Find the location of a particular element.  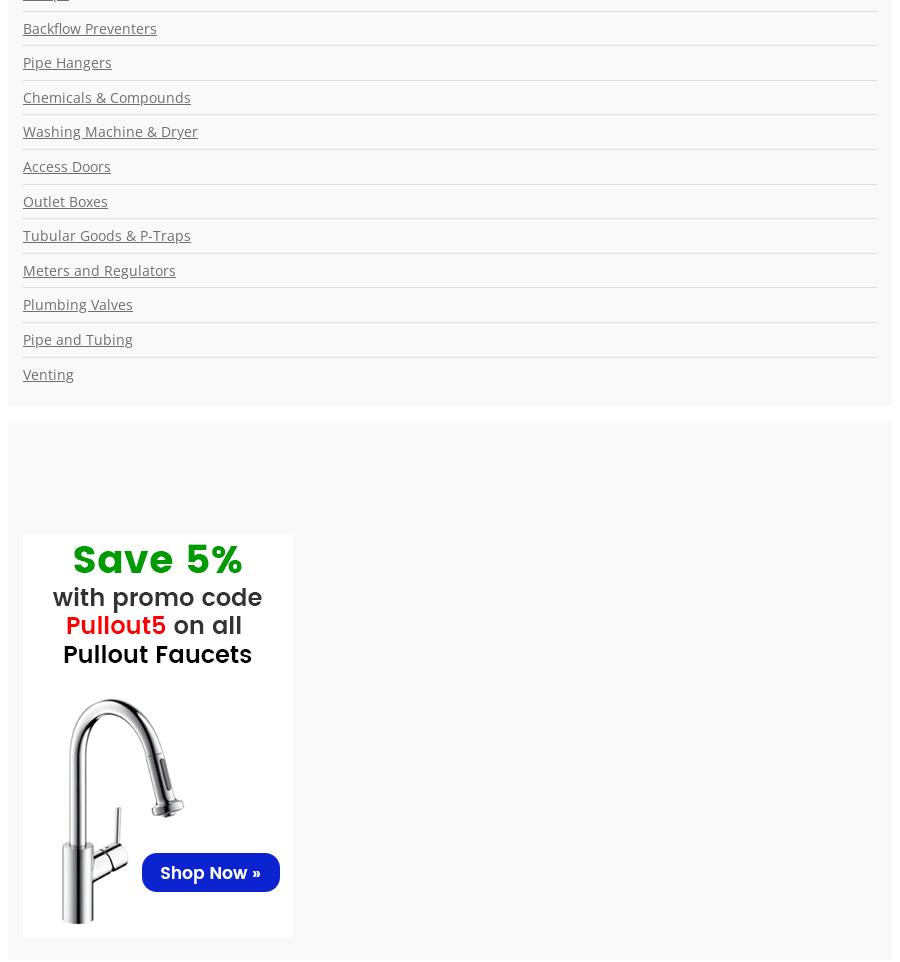

'Washing Machine & Dryer' is located at coordinates (109, 130).